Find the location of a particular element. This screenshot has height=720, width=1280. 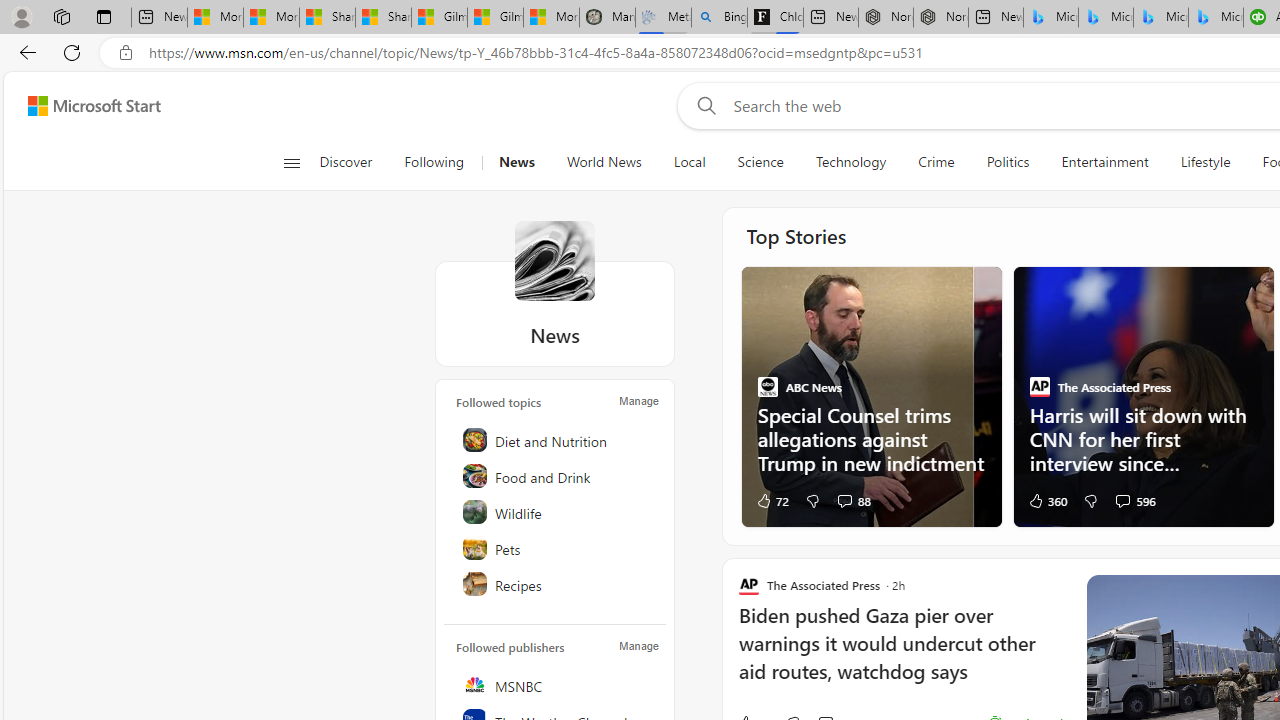

'Bing Real Estate - Home sales and rental listings' is located at coordinates (720, 17).